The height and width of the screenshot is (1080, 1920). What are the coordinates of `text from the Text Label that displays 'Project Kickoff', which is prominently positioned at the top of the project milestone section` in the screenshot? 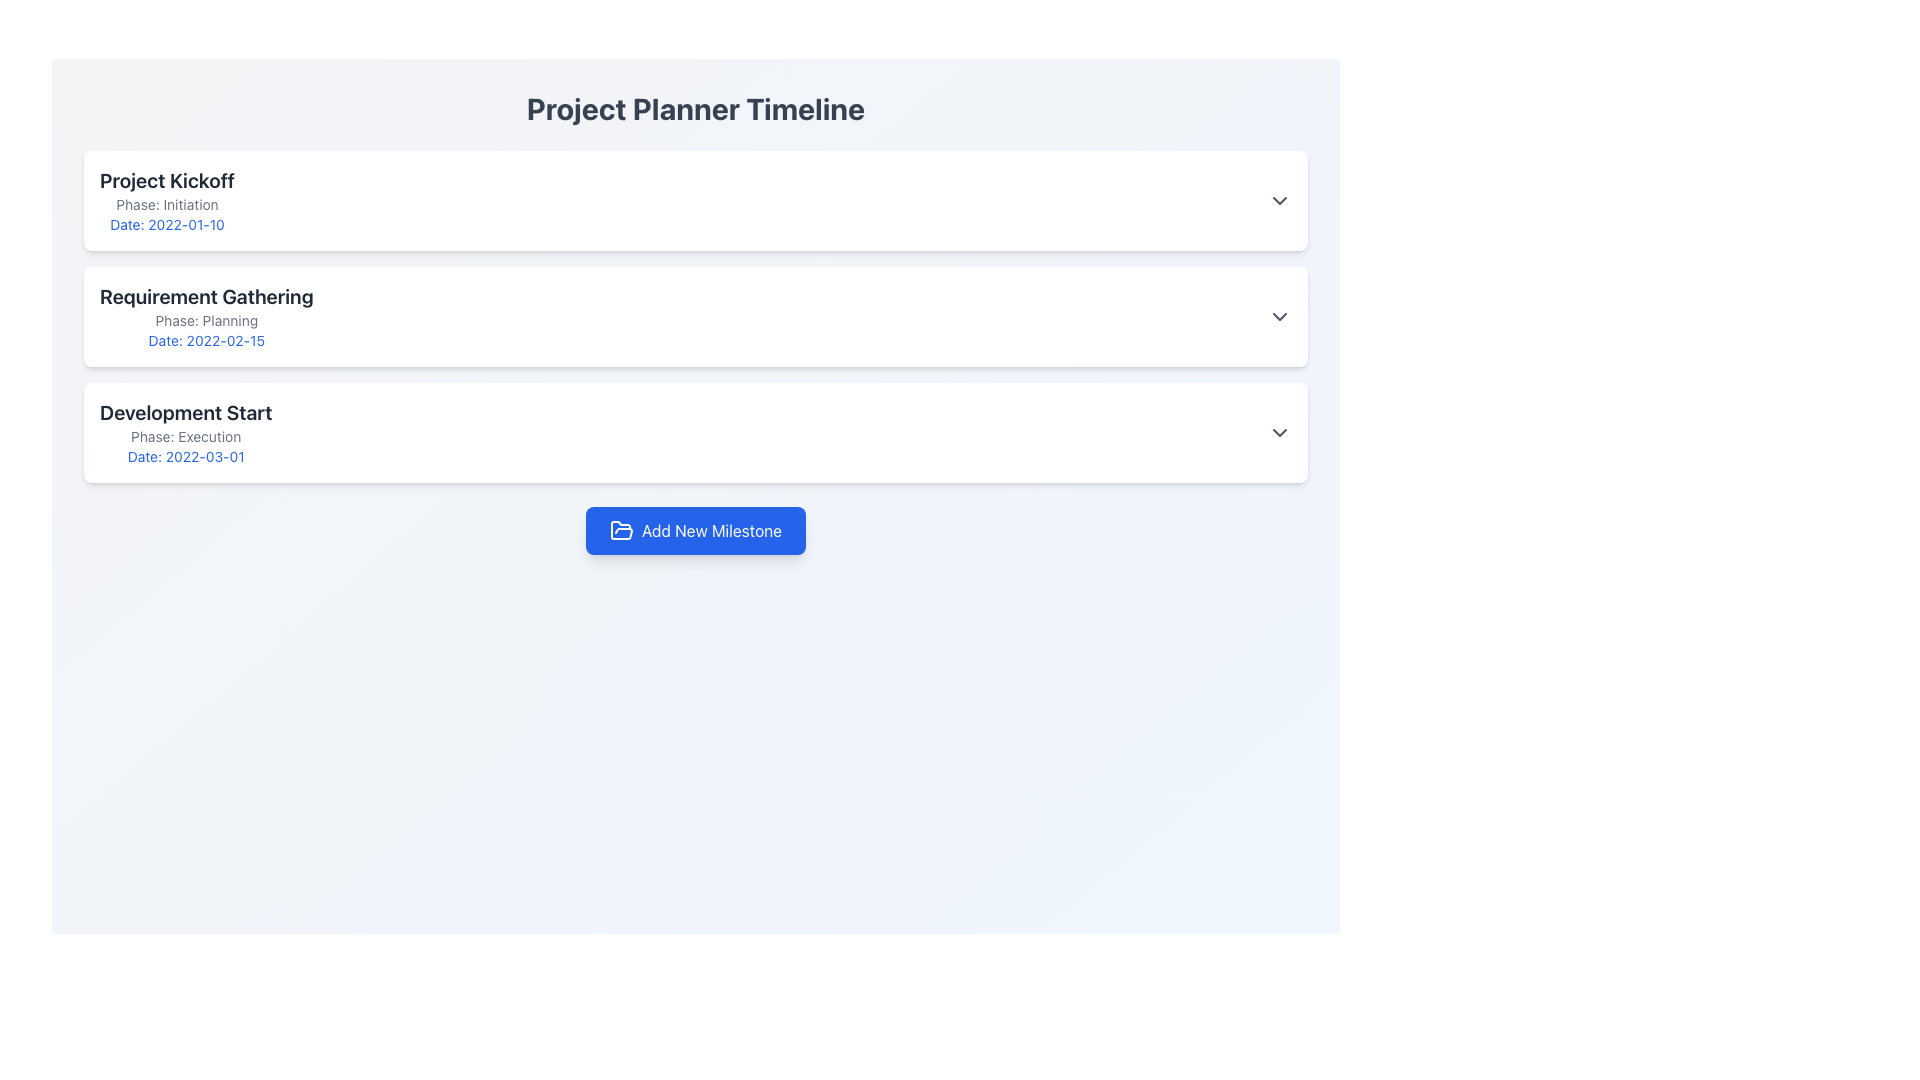 It's located at (167, 181).